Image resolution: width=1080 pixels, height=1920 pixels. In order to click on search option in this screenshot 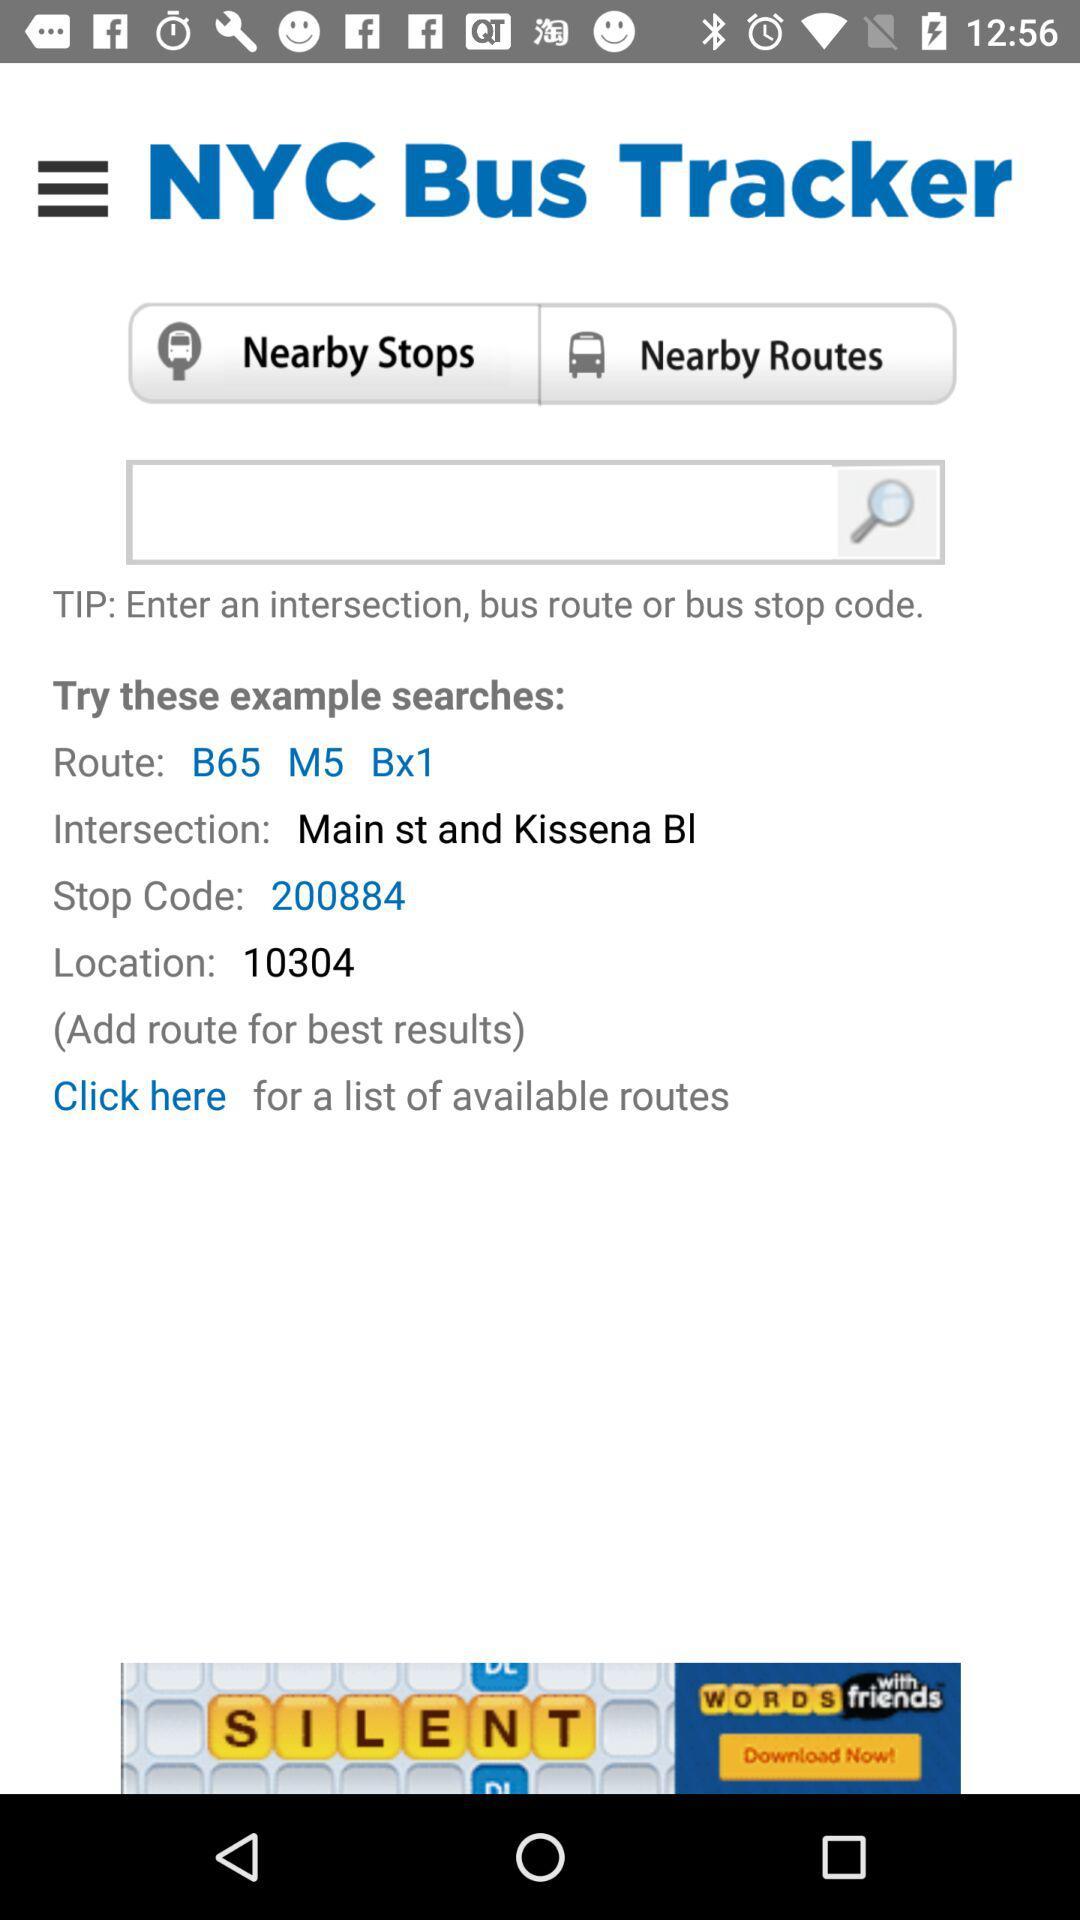, I will do `click(887, 512)`.